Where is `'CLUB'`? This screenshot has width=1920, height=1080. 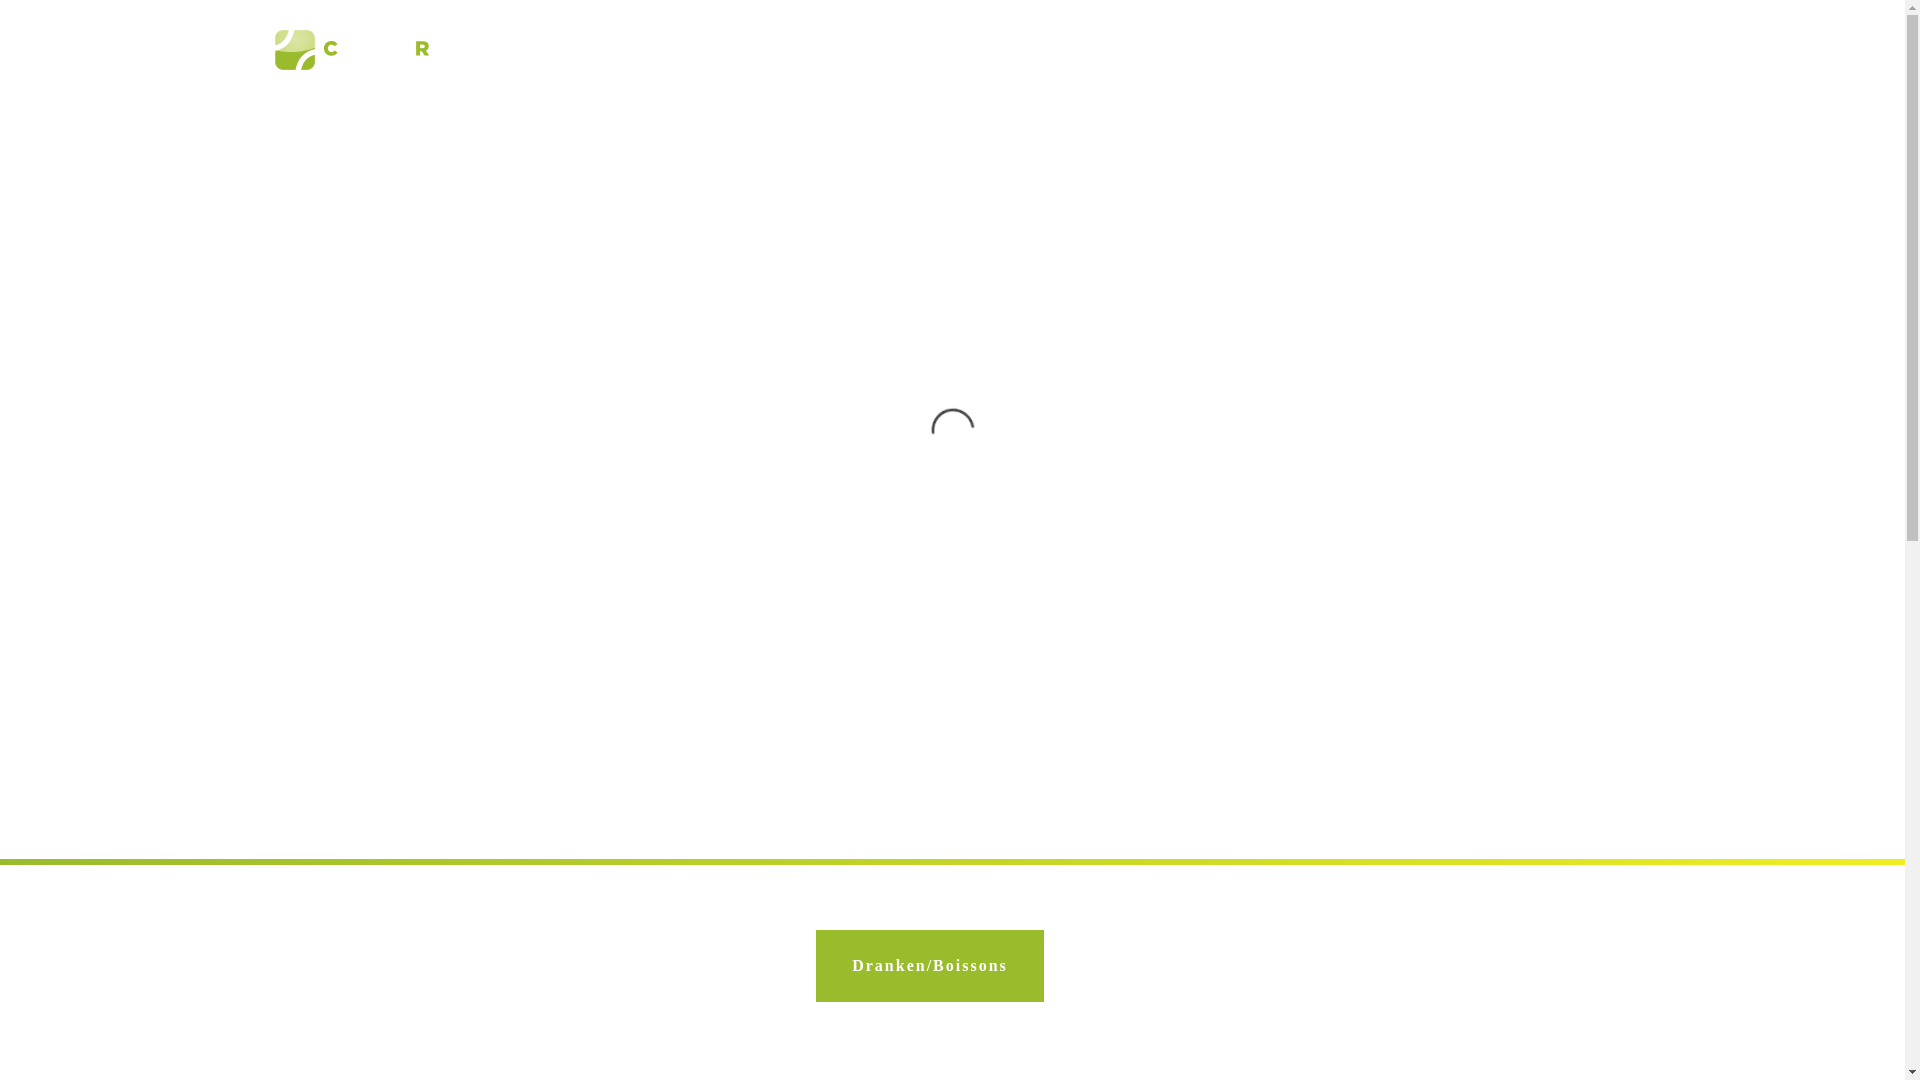 'CLUB' is located at coordinates (654, 49).